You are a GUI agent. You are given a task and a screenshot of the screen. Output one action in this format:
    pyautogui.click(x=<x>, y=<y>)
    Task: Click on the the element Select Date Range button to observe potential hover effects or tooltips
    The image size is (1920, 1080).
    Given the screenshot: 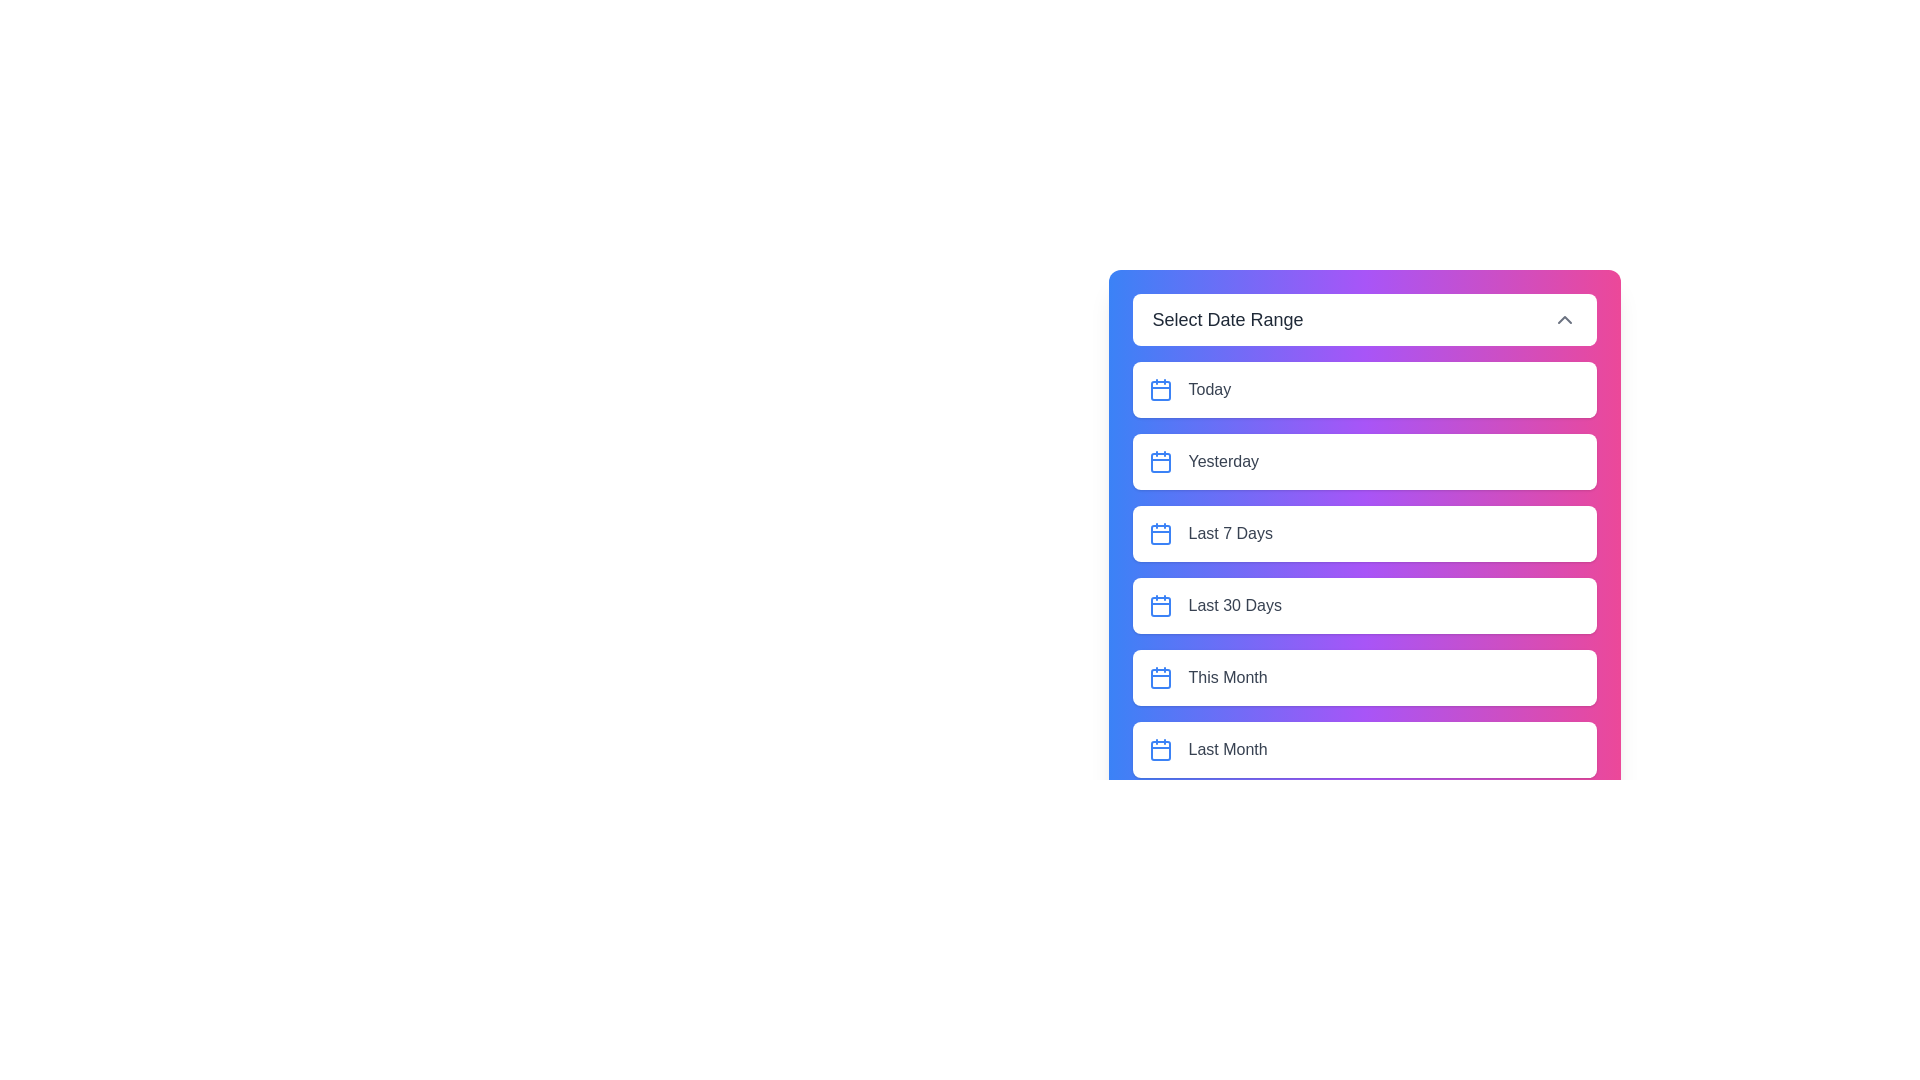 What is the action you would take?
    pyautogui.click(x=1363, y=319)
    